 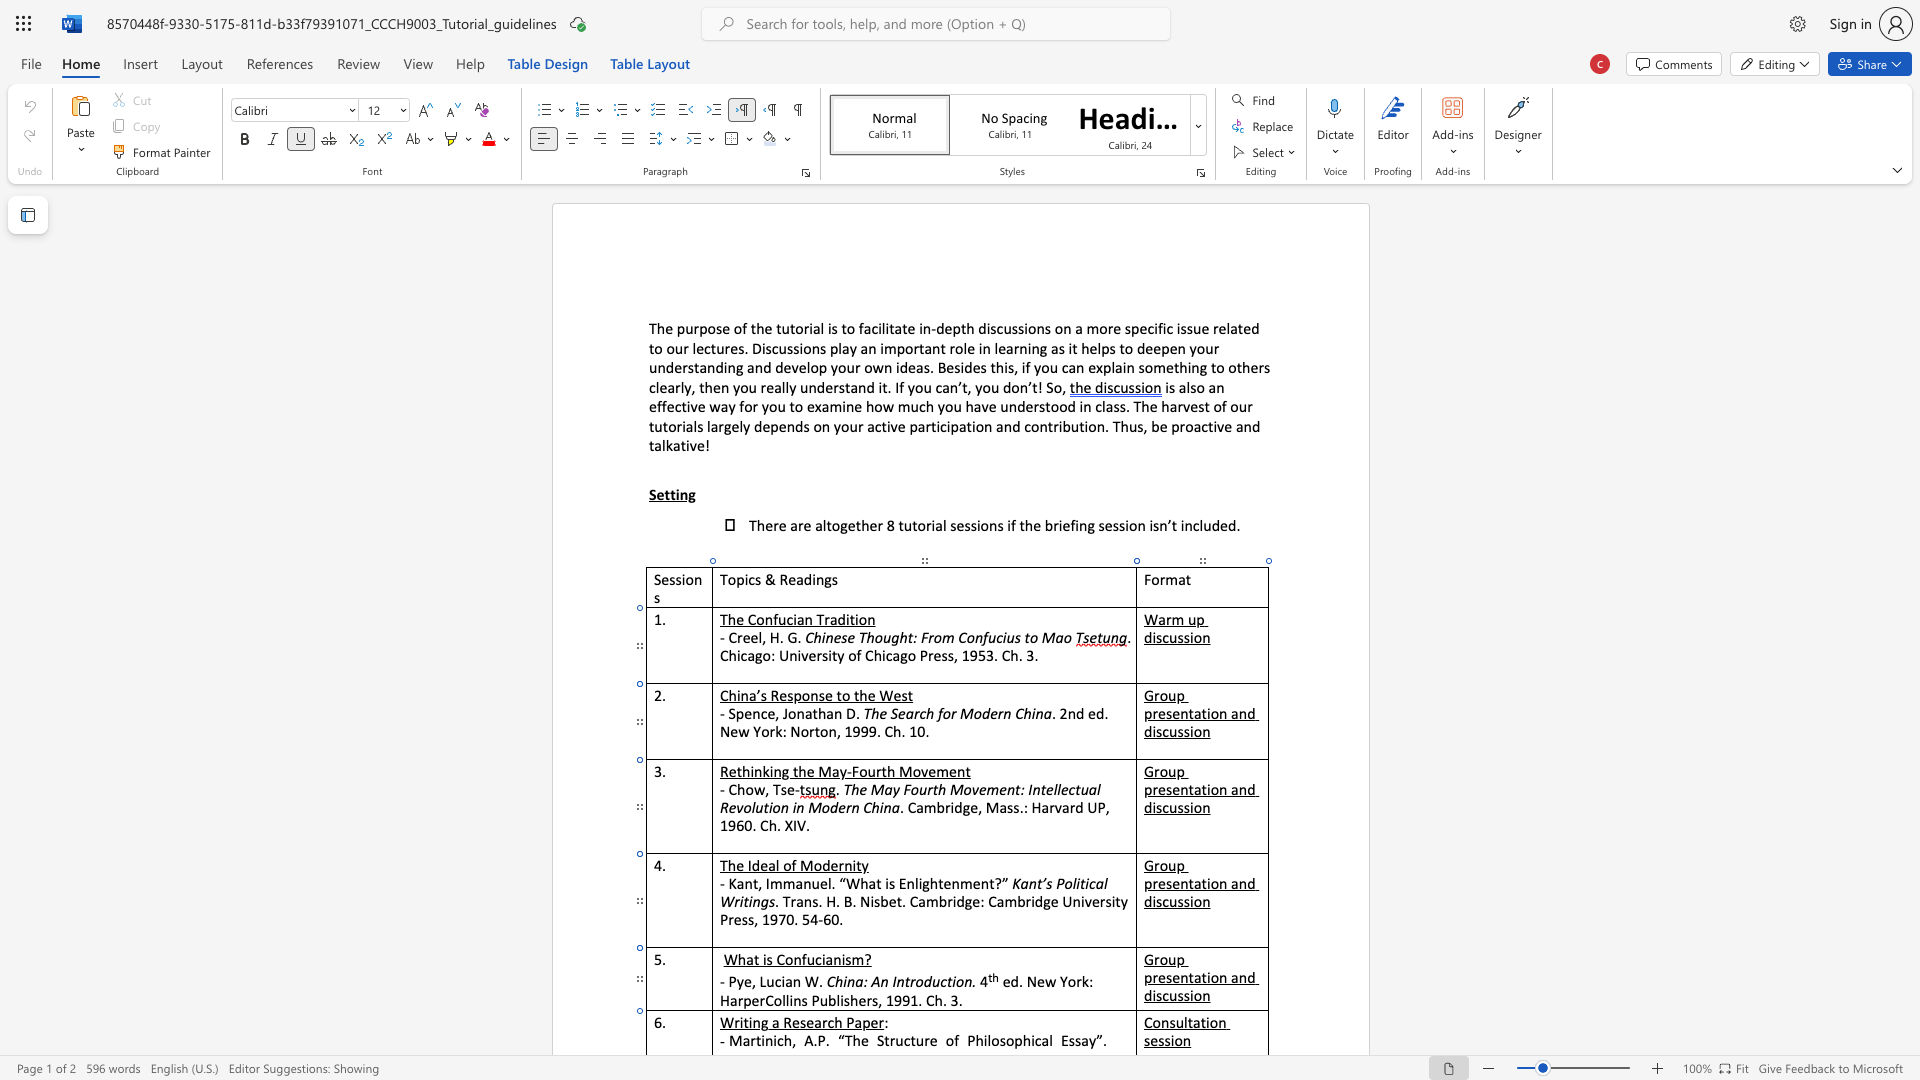 What do you see at coordinates (752, 980) in the screenshot?
I see `the 1th character "," in the text` at bounding box center [752, 980].